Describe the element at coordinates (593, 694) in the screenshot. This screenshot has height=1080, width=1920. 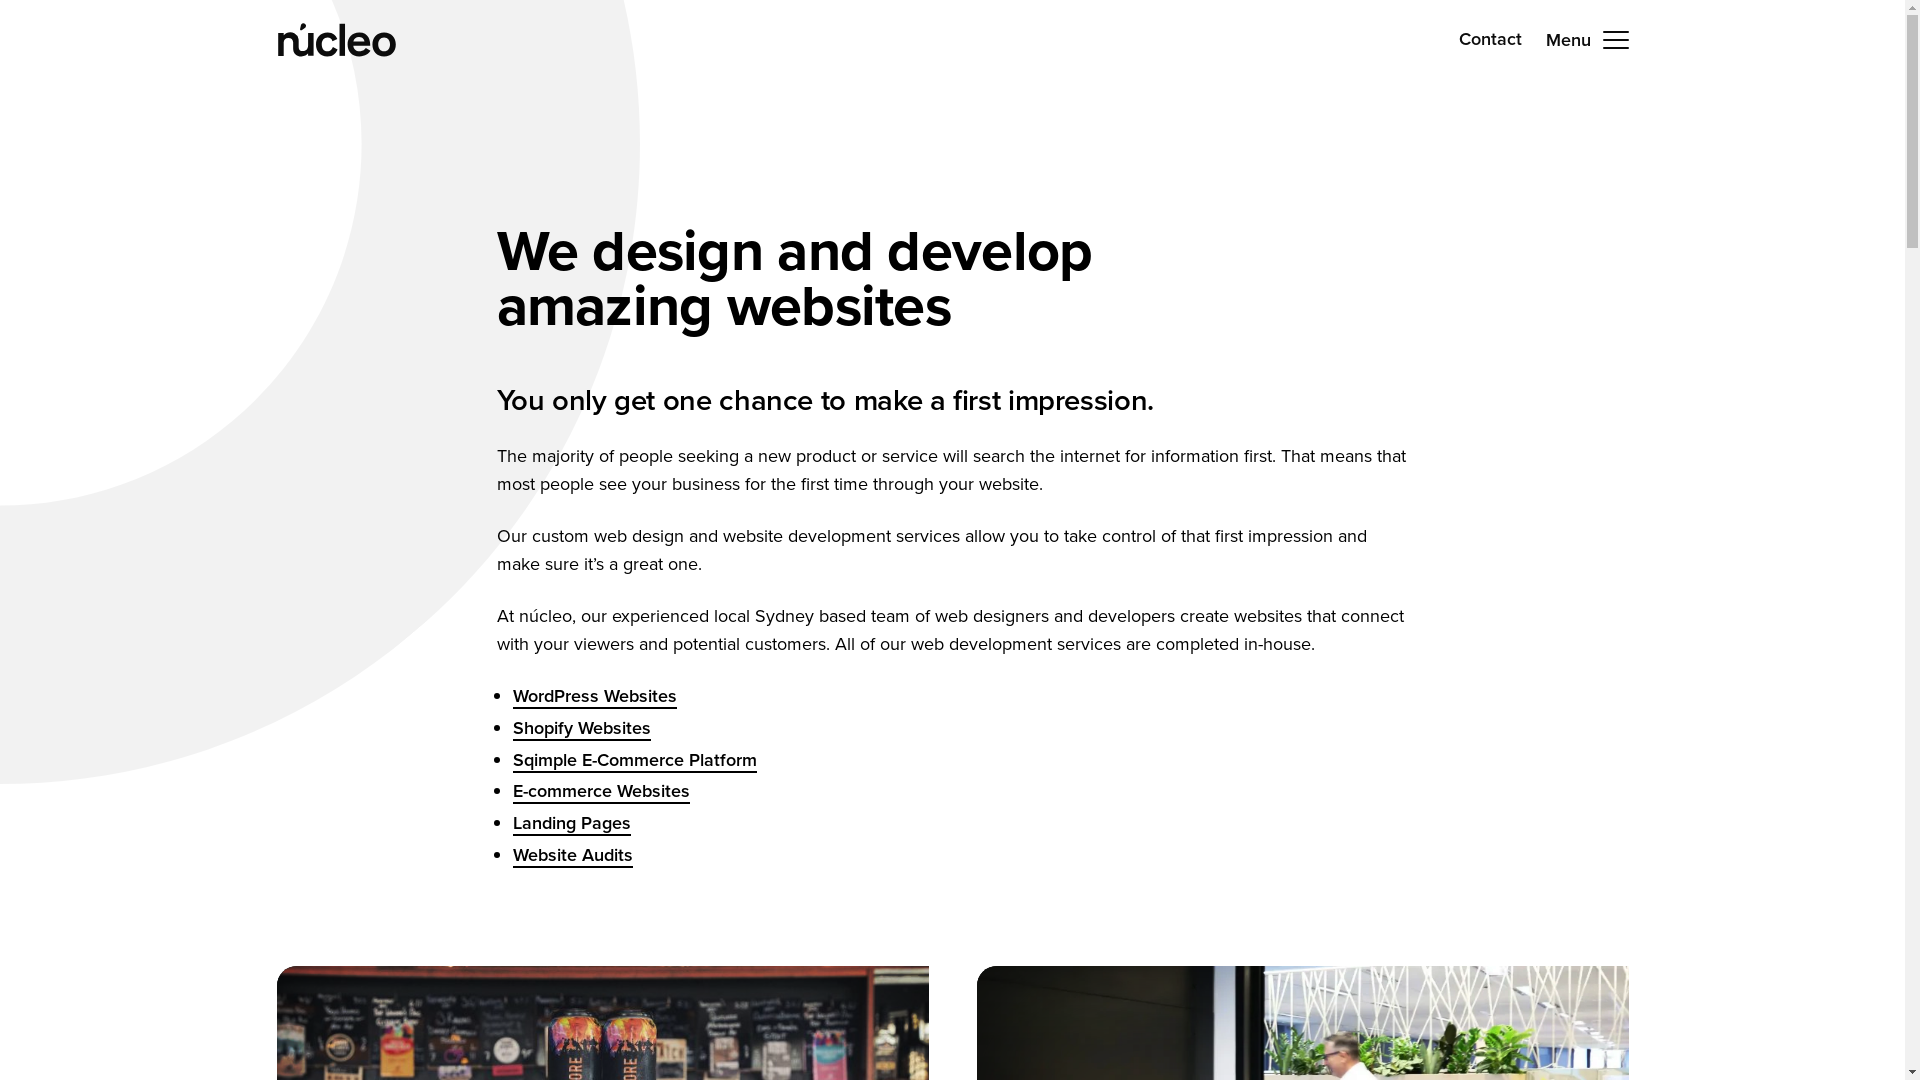
I see `'WordPress Websites'` at that location.